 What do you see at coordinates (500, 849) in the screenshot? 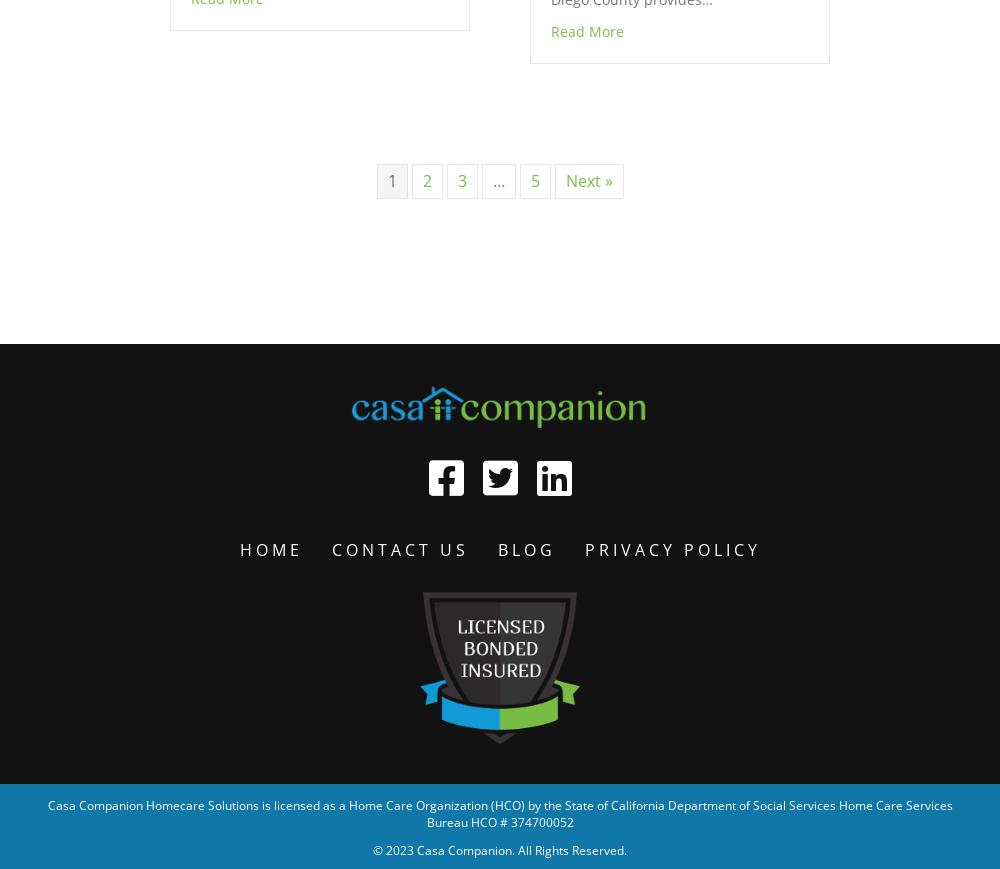
I see `'© 2023 Casa Companion. All Rights Reserved.'` at bounding box center [500, 849].